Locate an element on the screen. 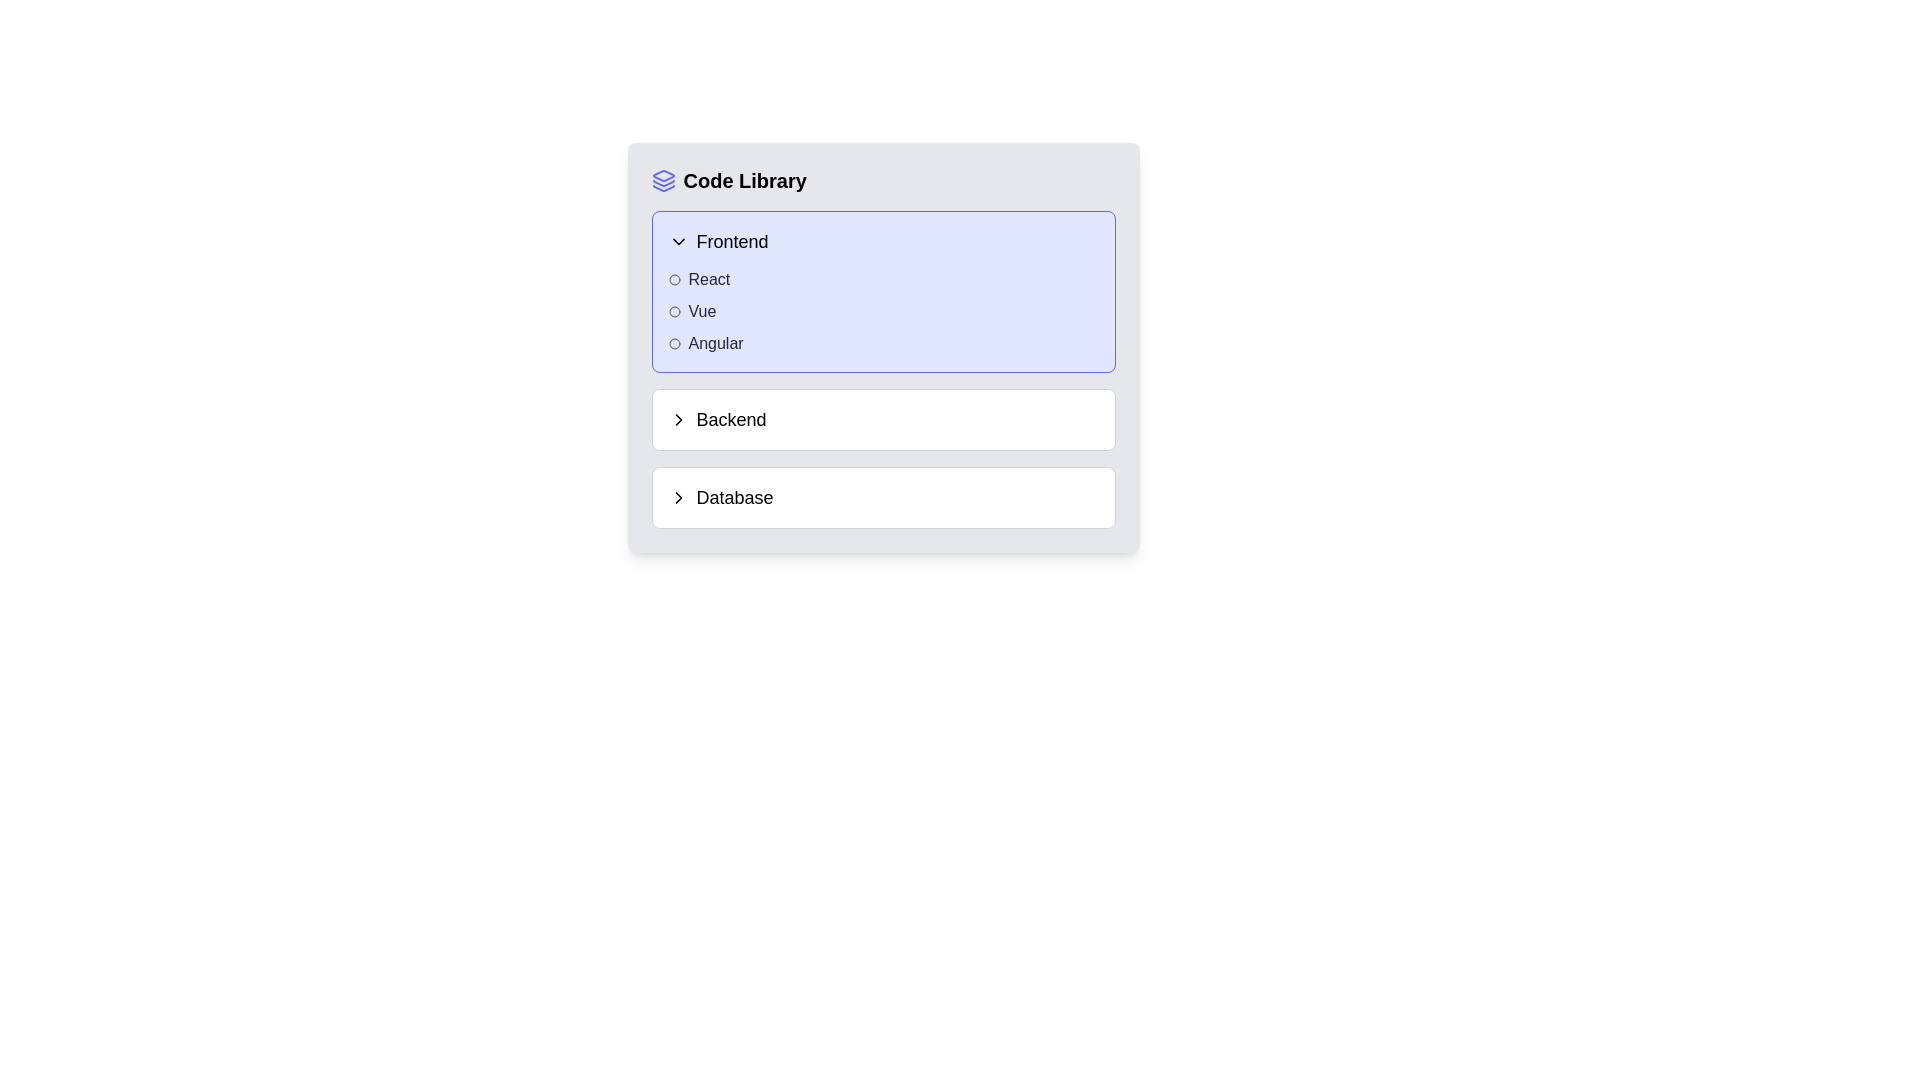 This screenshot has width=1920, height=1080. the items within the categorized list of JavaScript frameworks located in the 'Frontend' section of the 'Code Library' card is located at coordinates (882, 312).